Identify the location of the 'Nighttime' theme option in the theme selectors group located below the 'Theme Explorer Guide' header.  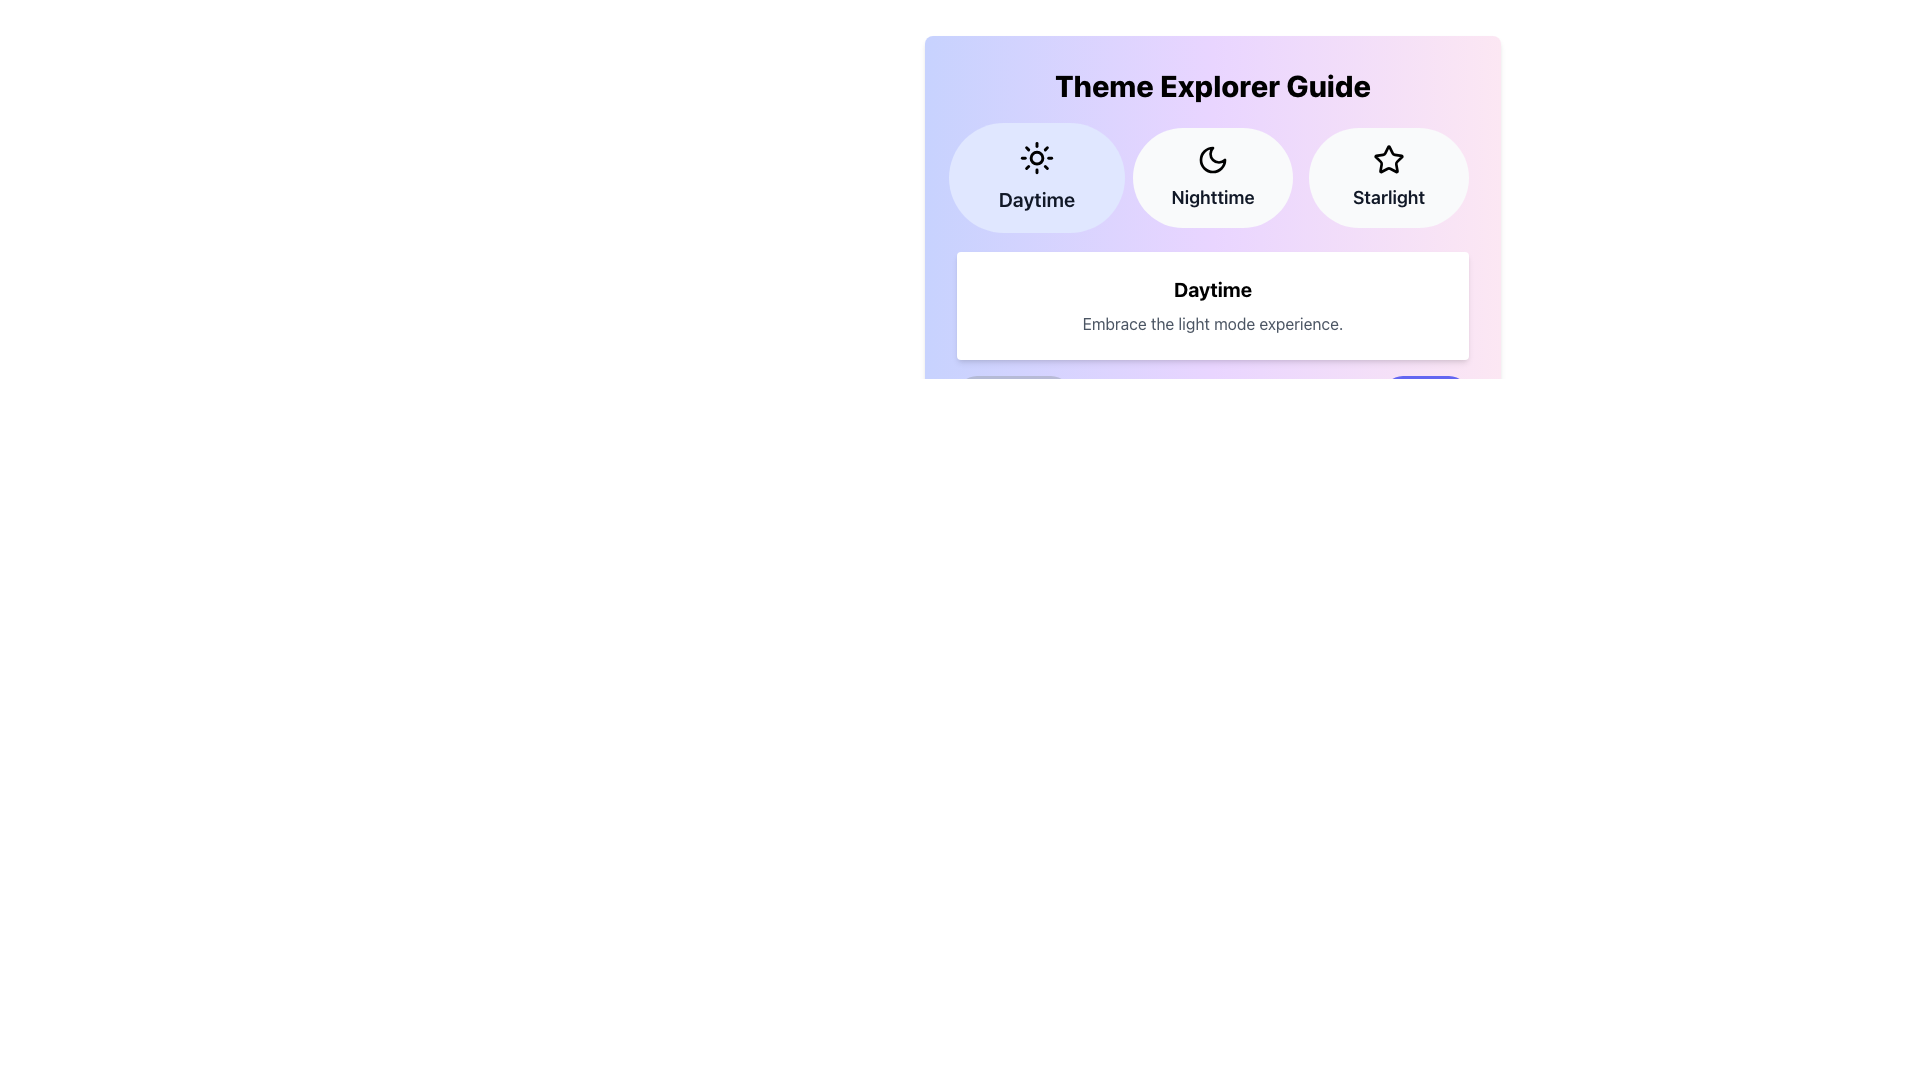
(1212, 176).